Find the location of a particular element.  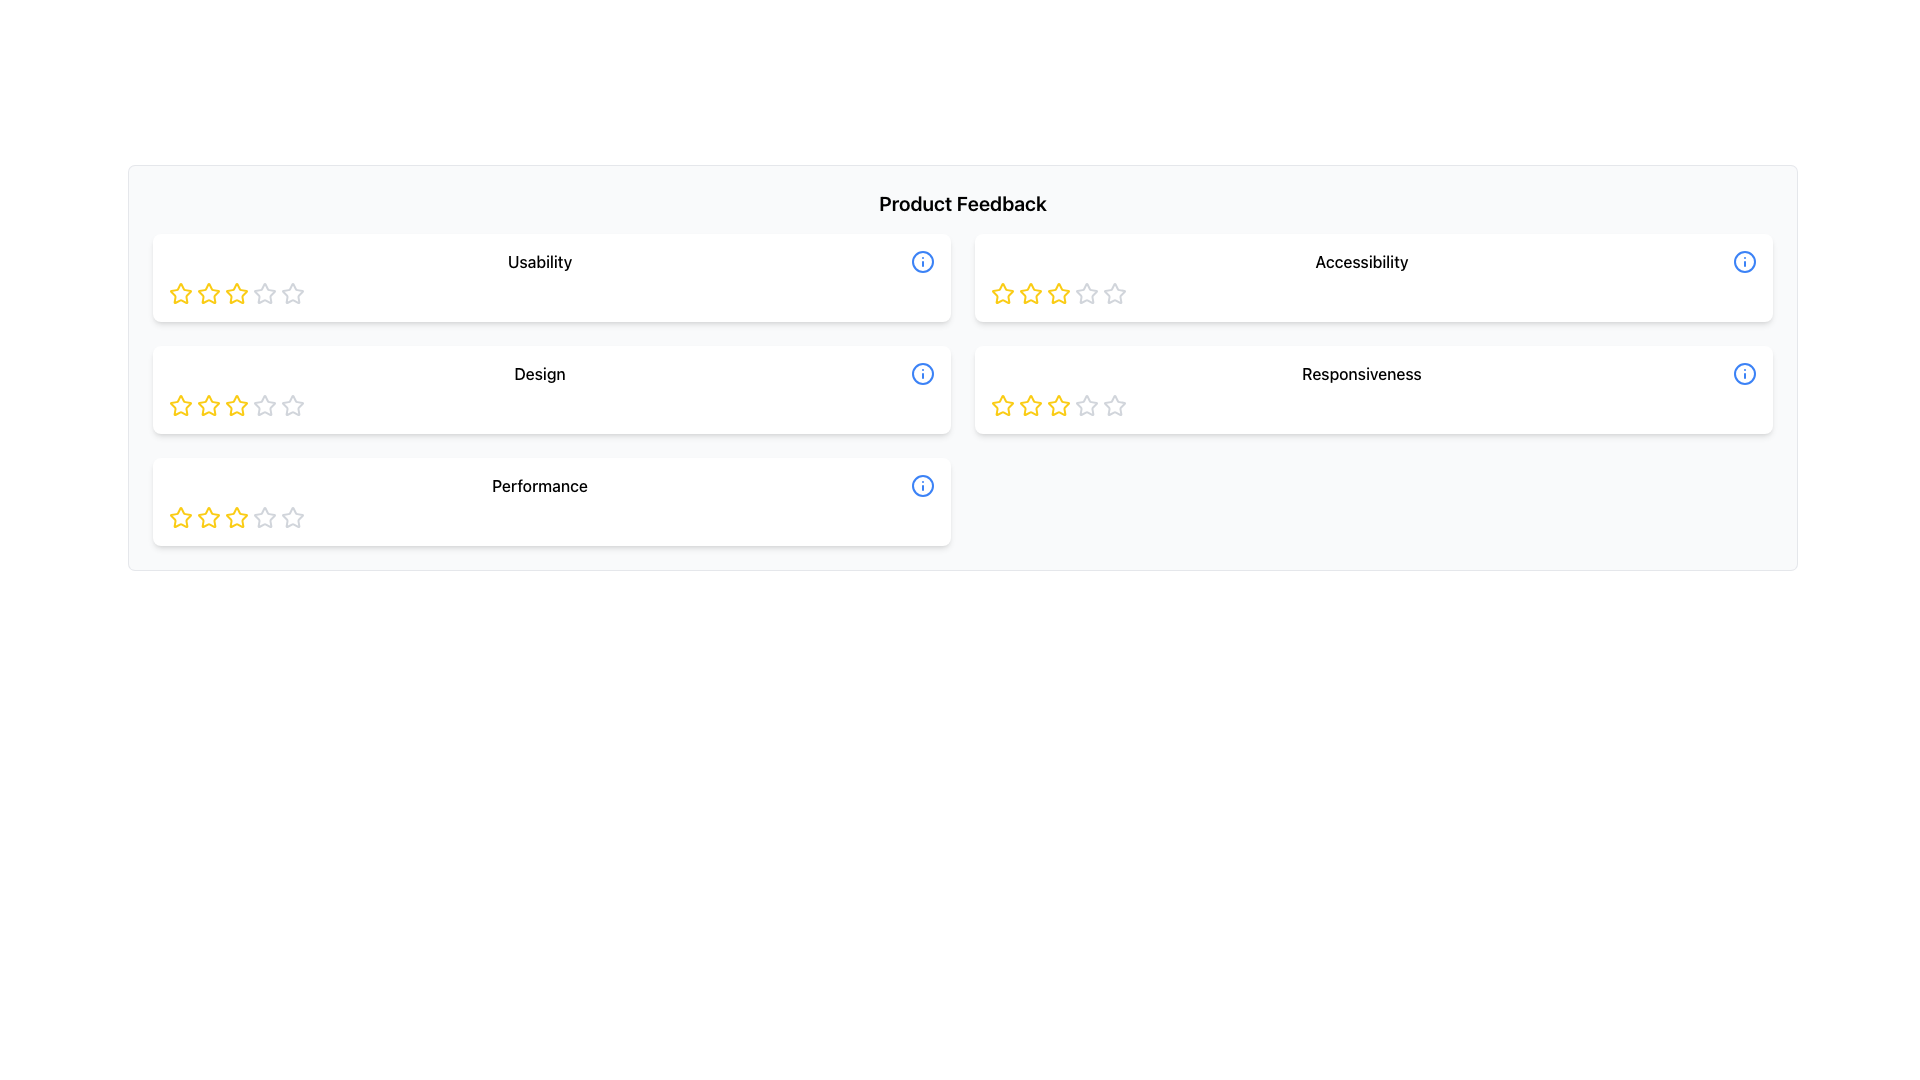

the circular indicator located to the right of the 'Design' feedback section is located at coordinates (921, 374).